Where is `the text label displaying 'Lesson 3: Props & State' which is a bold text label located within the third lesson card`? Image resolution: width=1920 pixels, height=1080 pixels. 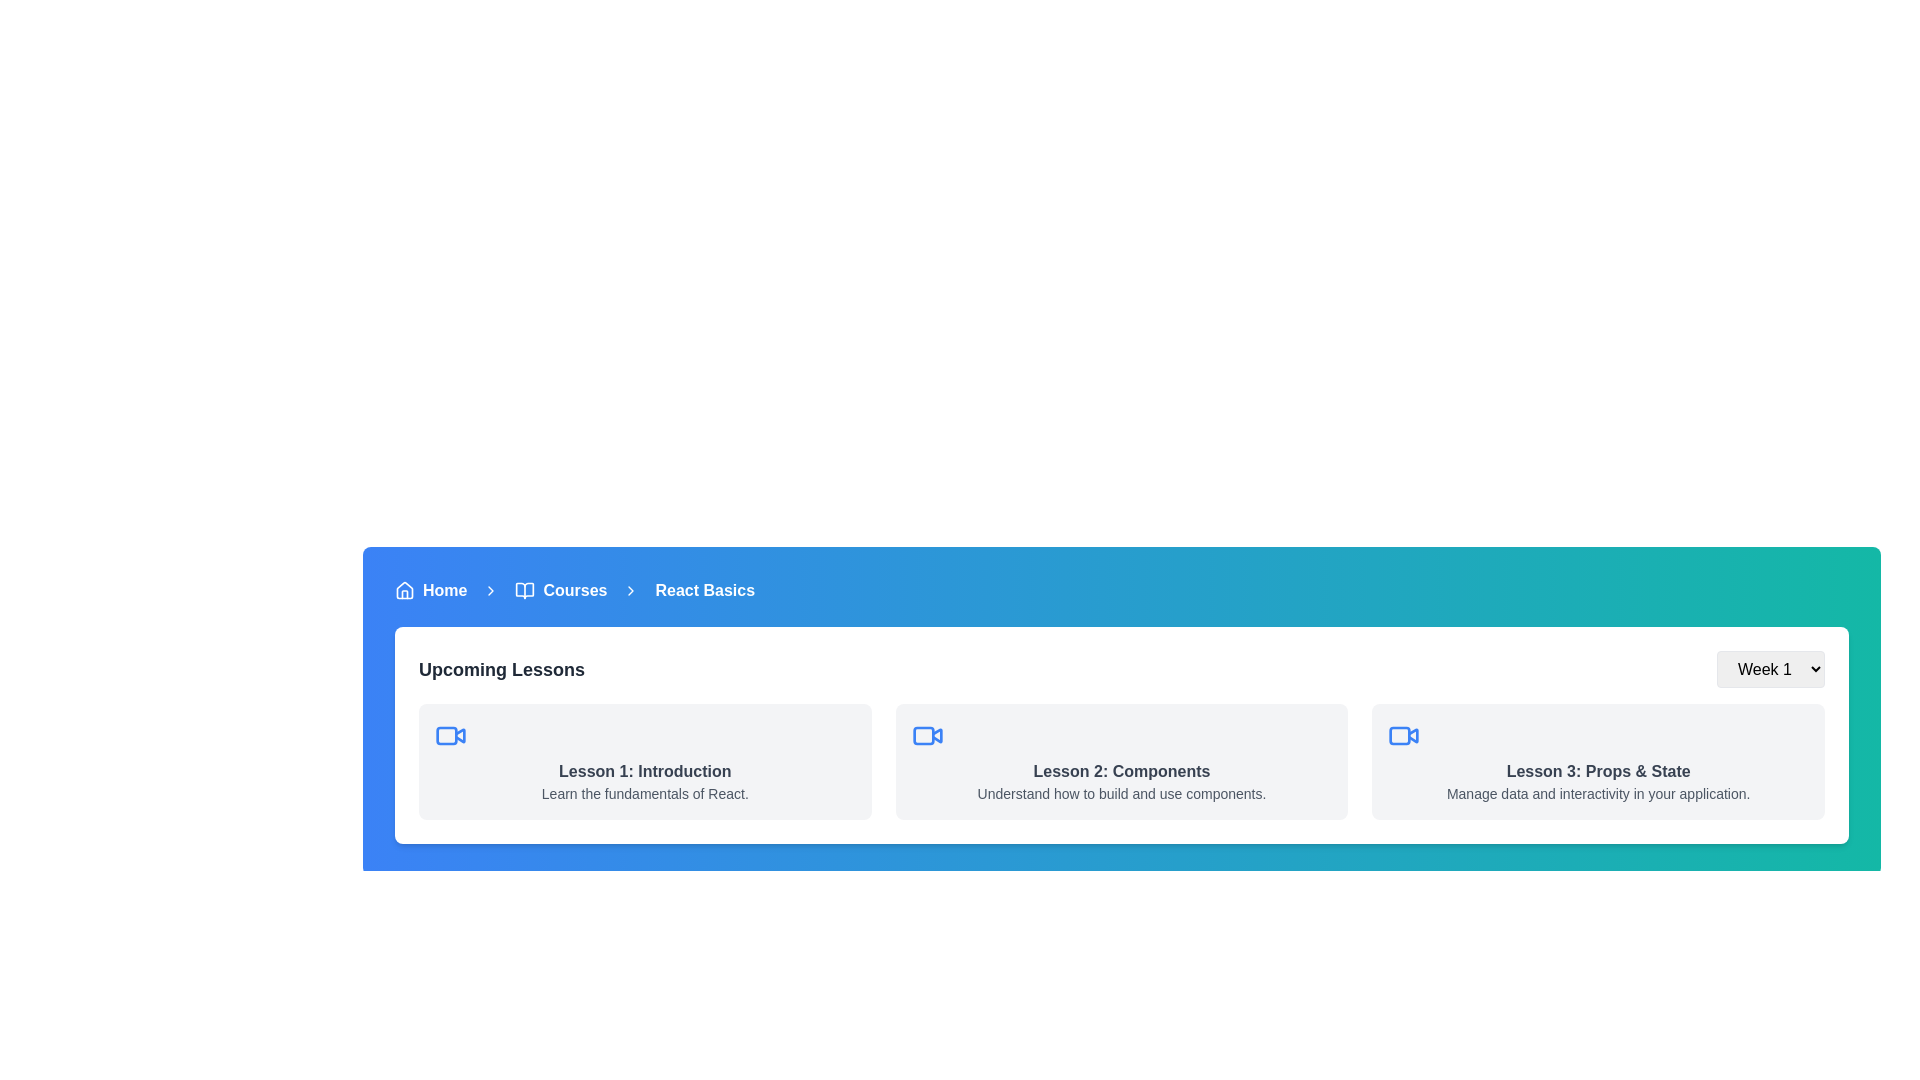
the text label displaying 'Lesson 3: Props & State' which is a bold text label located within the third lesson card is located at coordinates (1597, 770).